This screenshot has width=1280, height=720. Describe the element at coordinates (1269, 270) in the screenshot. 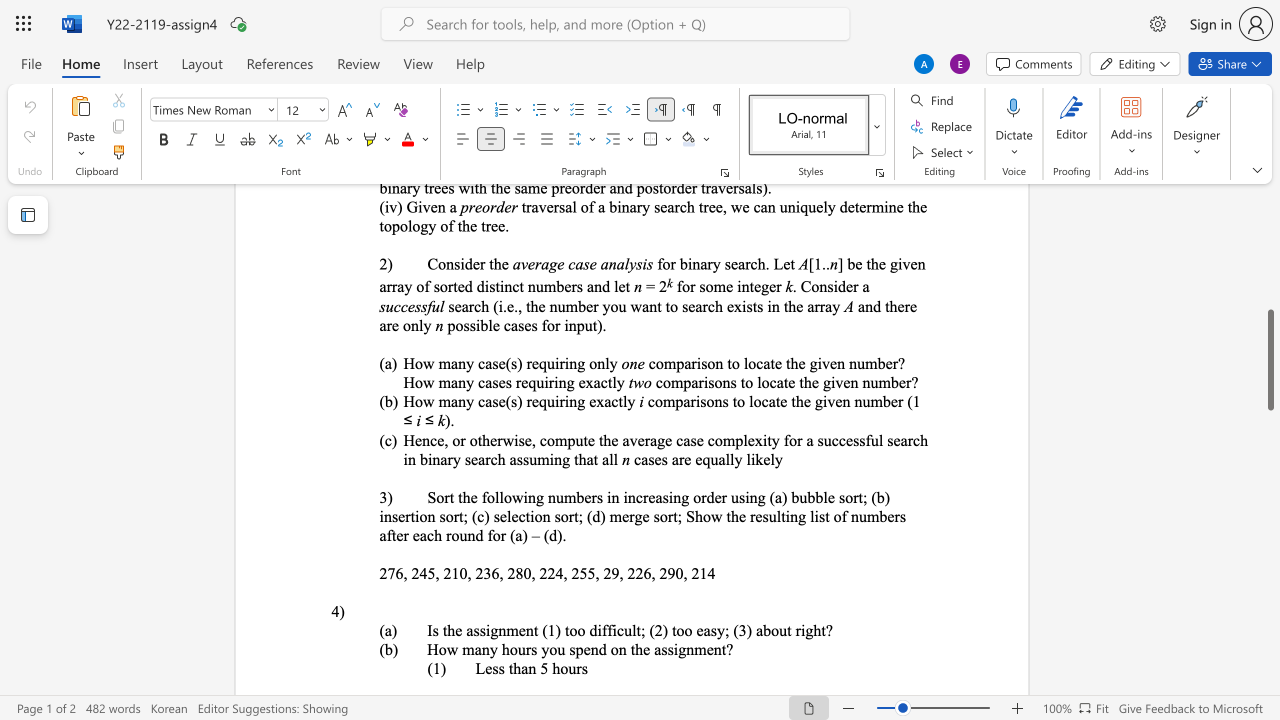

I see `the scrollbar to move the page upward` at that location.